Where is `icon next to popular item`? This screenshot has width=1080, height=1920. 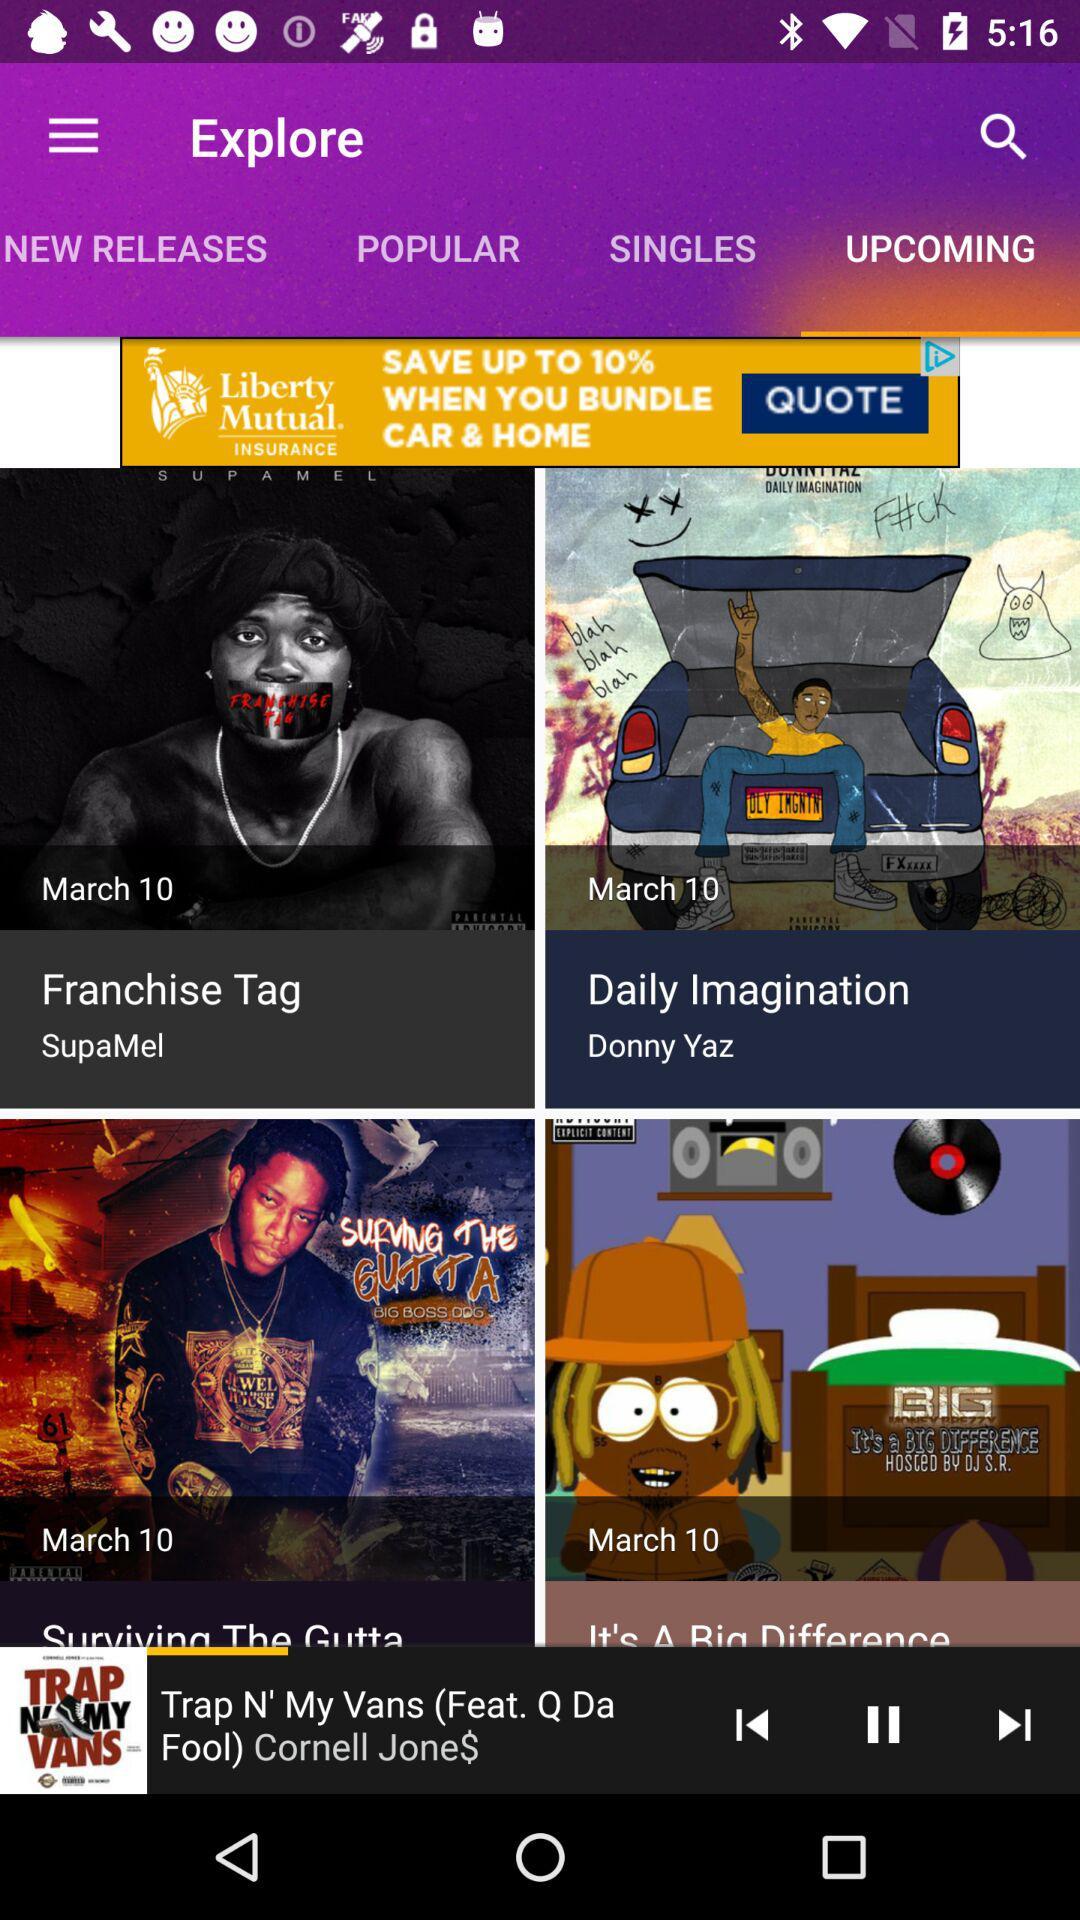
icon next to popular item is located at coordinates (681, 246).